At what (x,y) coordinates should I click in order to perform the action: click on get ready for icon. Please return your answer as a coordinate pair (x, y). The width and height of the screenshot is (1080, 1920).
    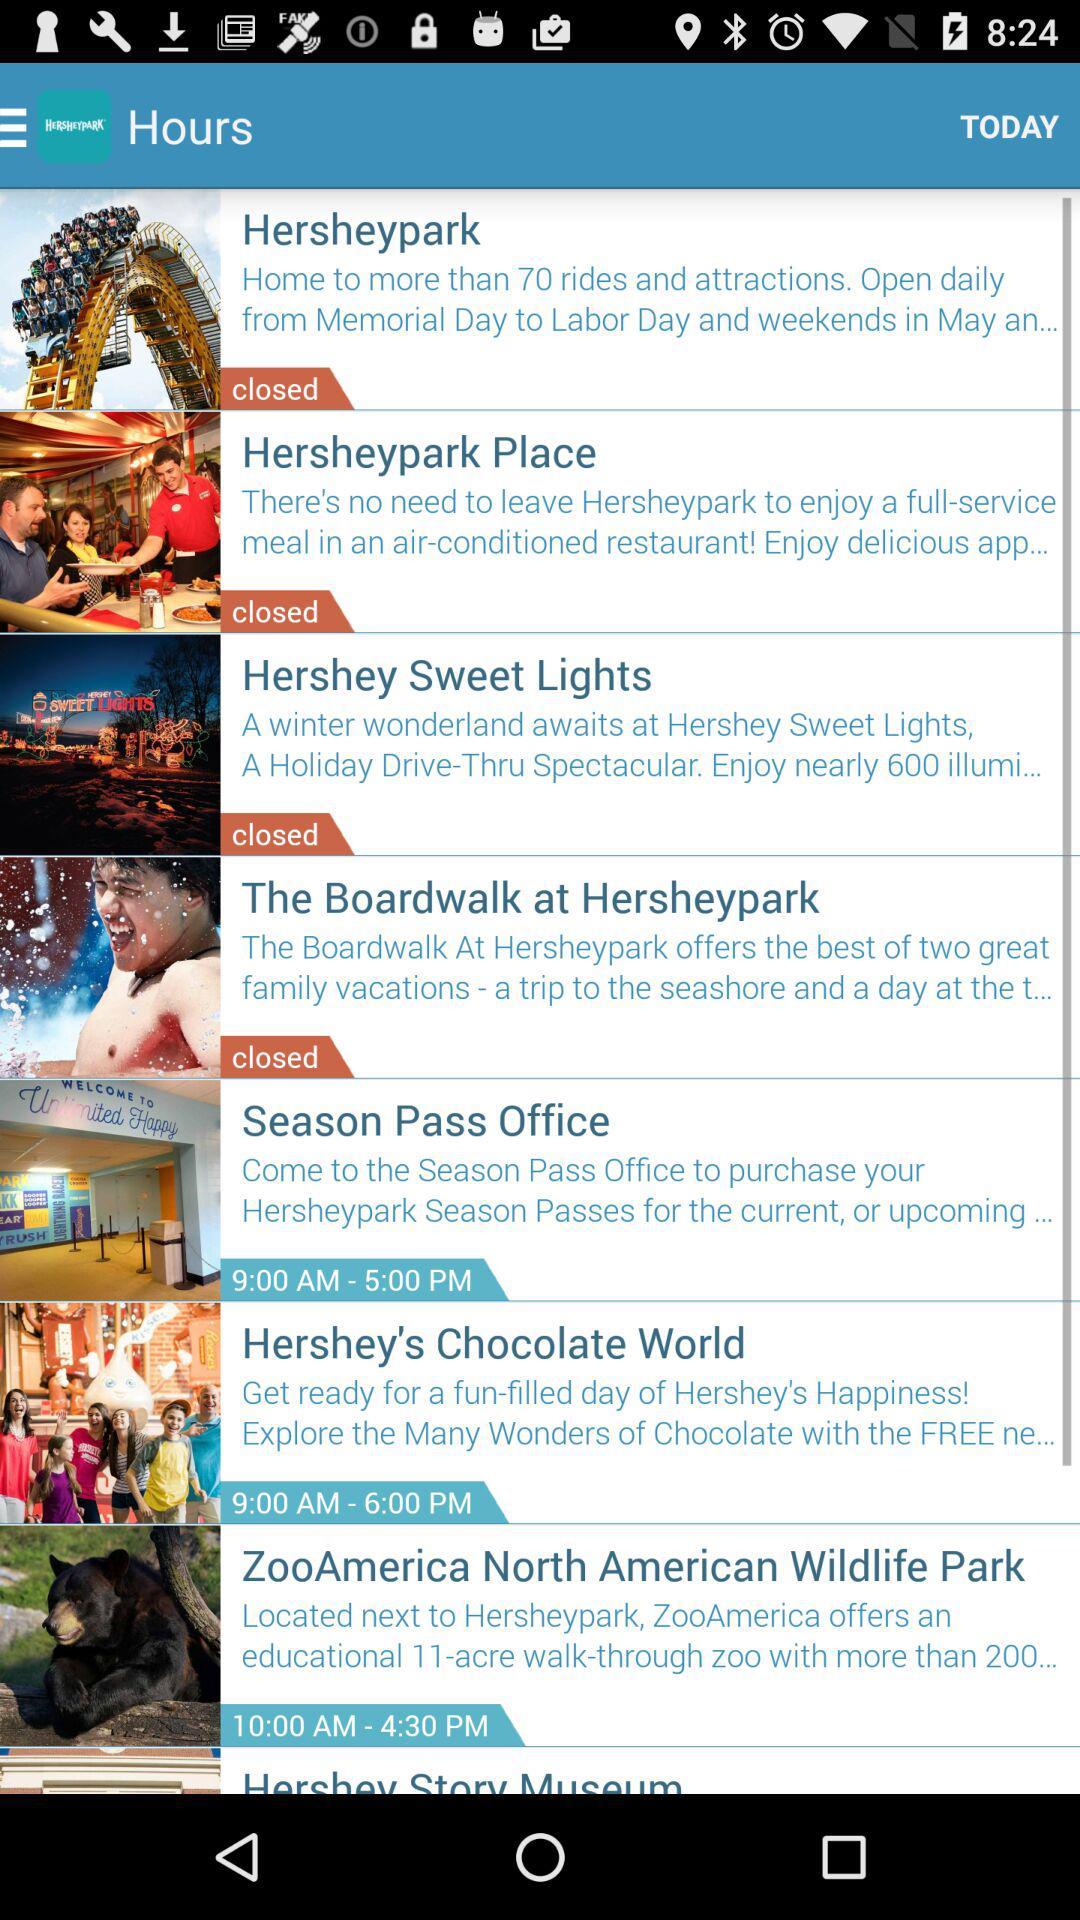
    Looking at the image, I should click on (650, 1419).